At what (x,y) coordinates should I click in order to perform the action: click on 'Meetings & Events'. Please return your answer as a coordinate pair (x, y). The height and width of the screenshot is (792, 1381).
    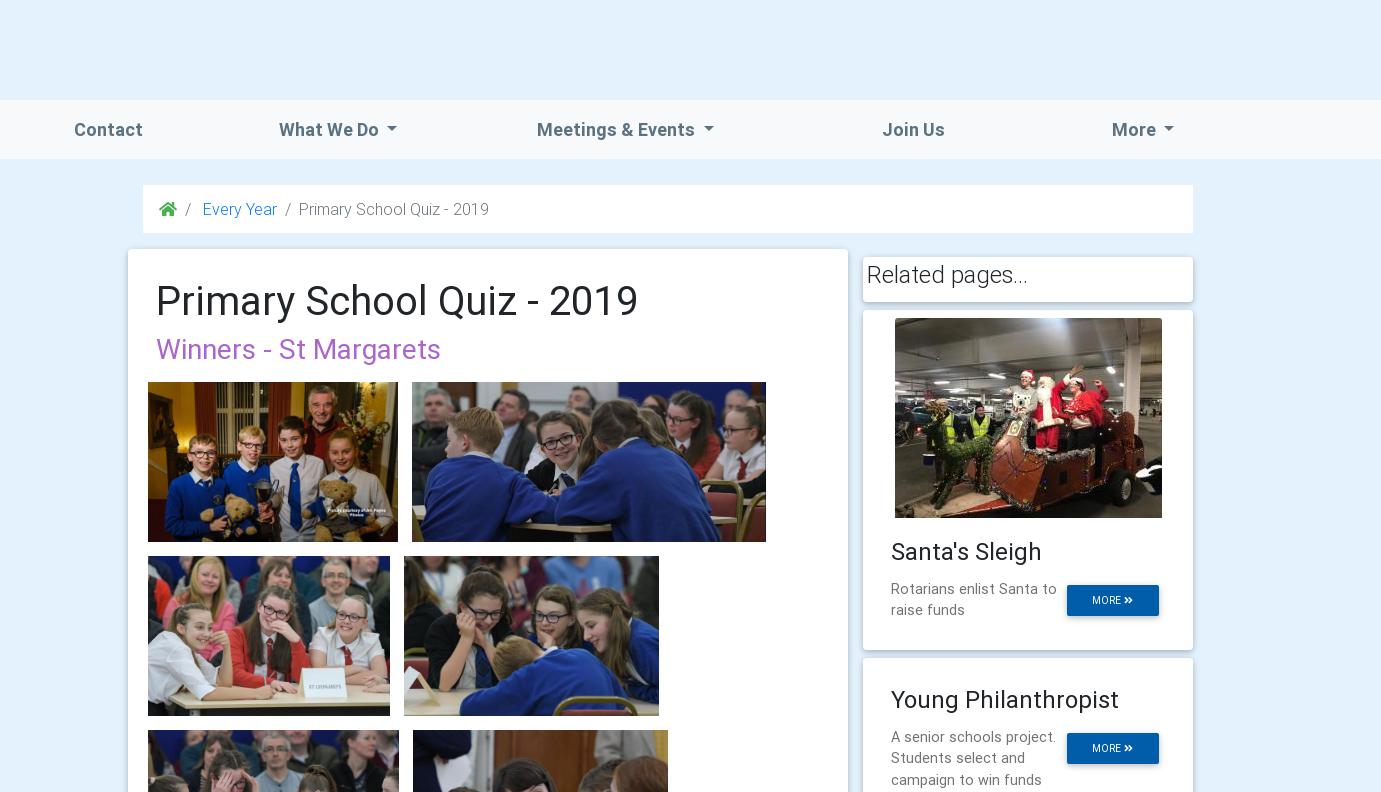
    Looking at the image, I should click on (616, 128).